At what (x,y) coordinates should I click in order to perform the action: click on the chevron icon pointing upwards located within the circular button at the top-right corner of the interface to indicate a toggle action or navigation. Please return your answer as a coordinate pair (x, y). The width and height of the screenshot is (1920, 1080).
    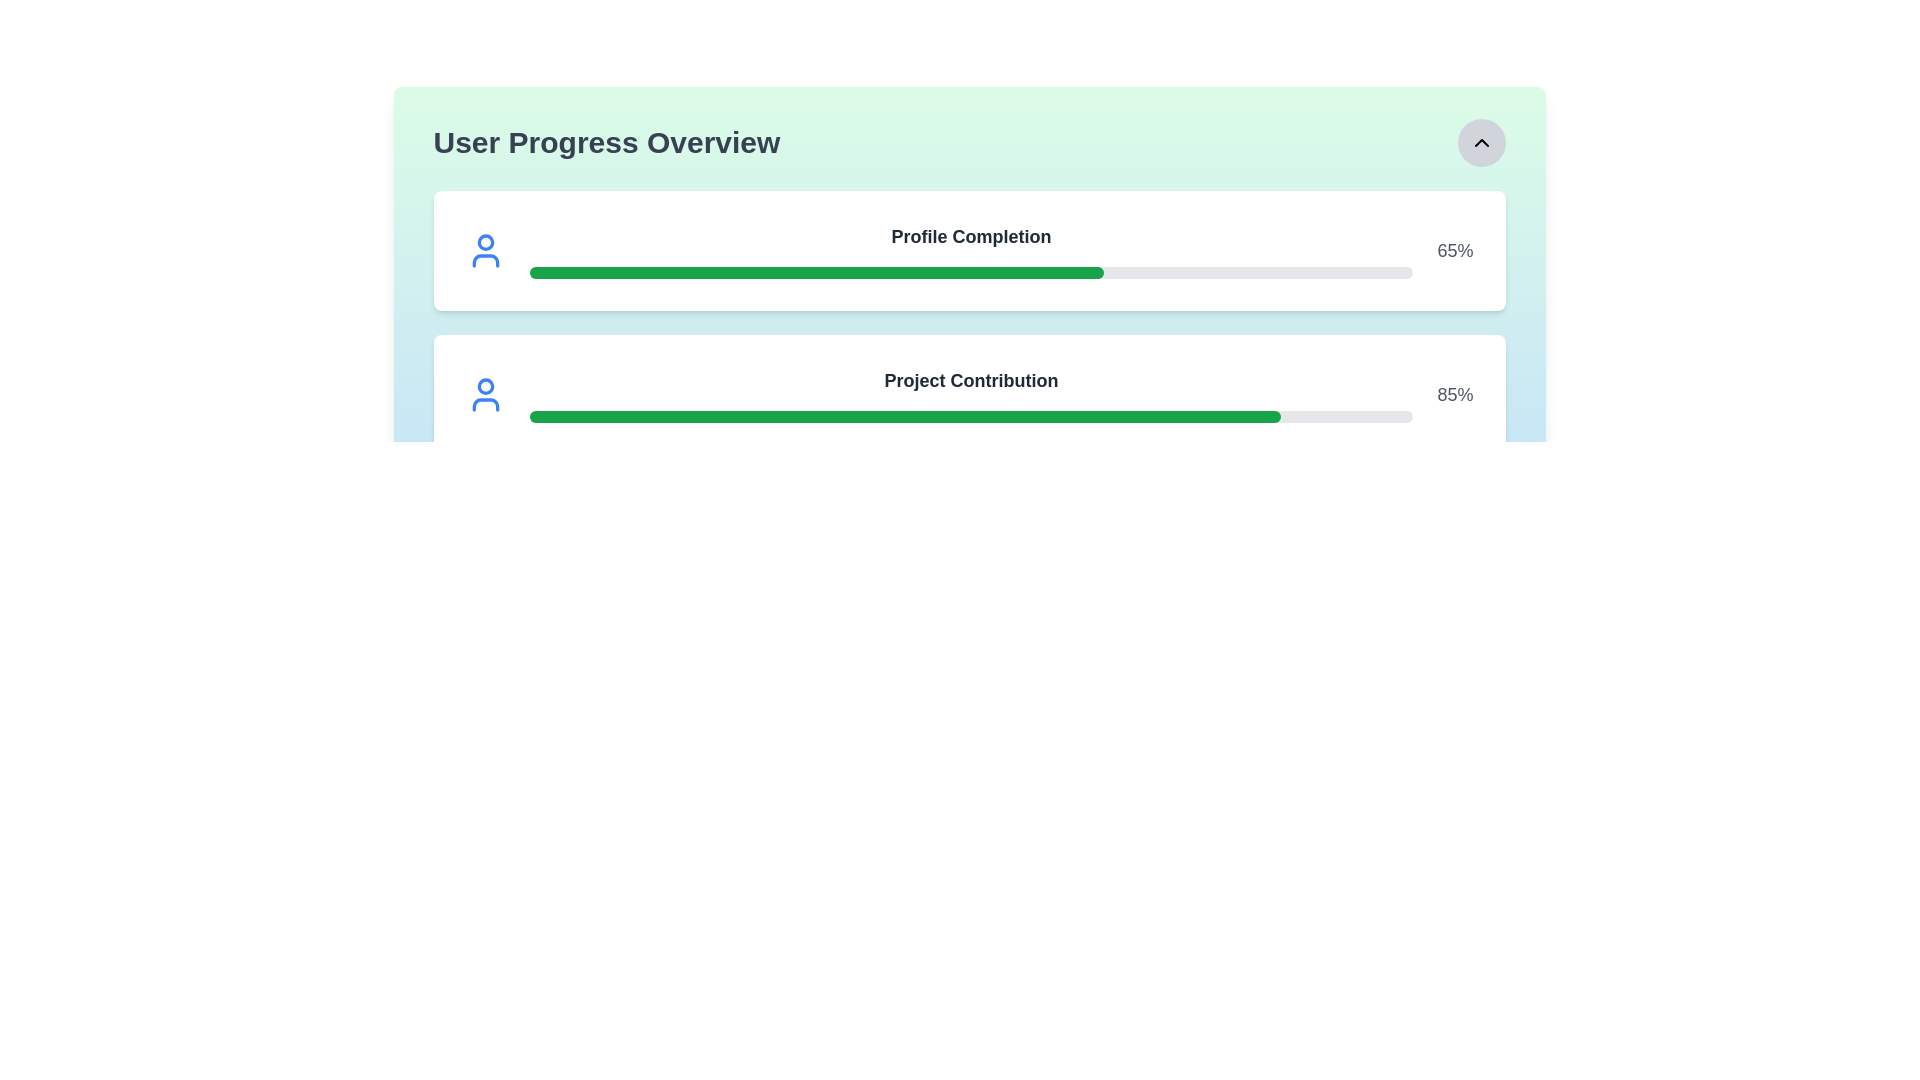
    Looking at the image, I should click on (1481, 141).